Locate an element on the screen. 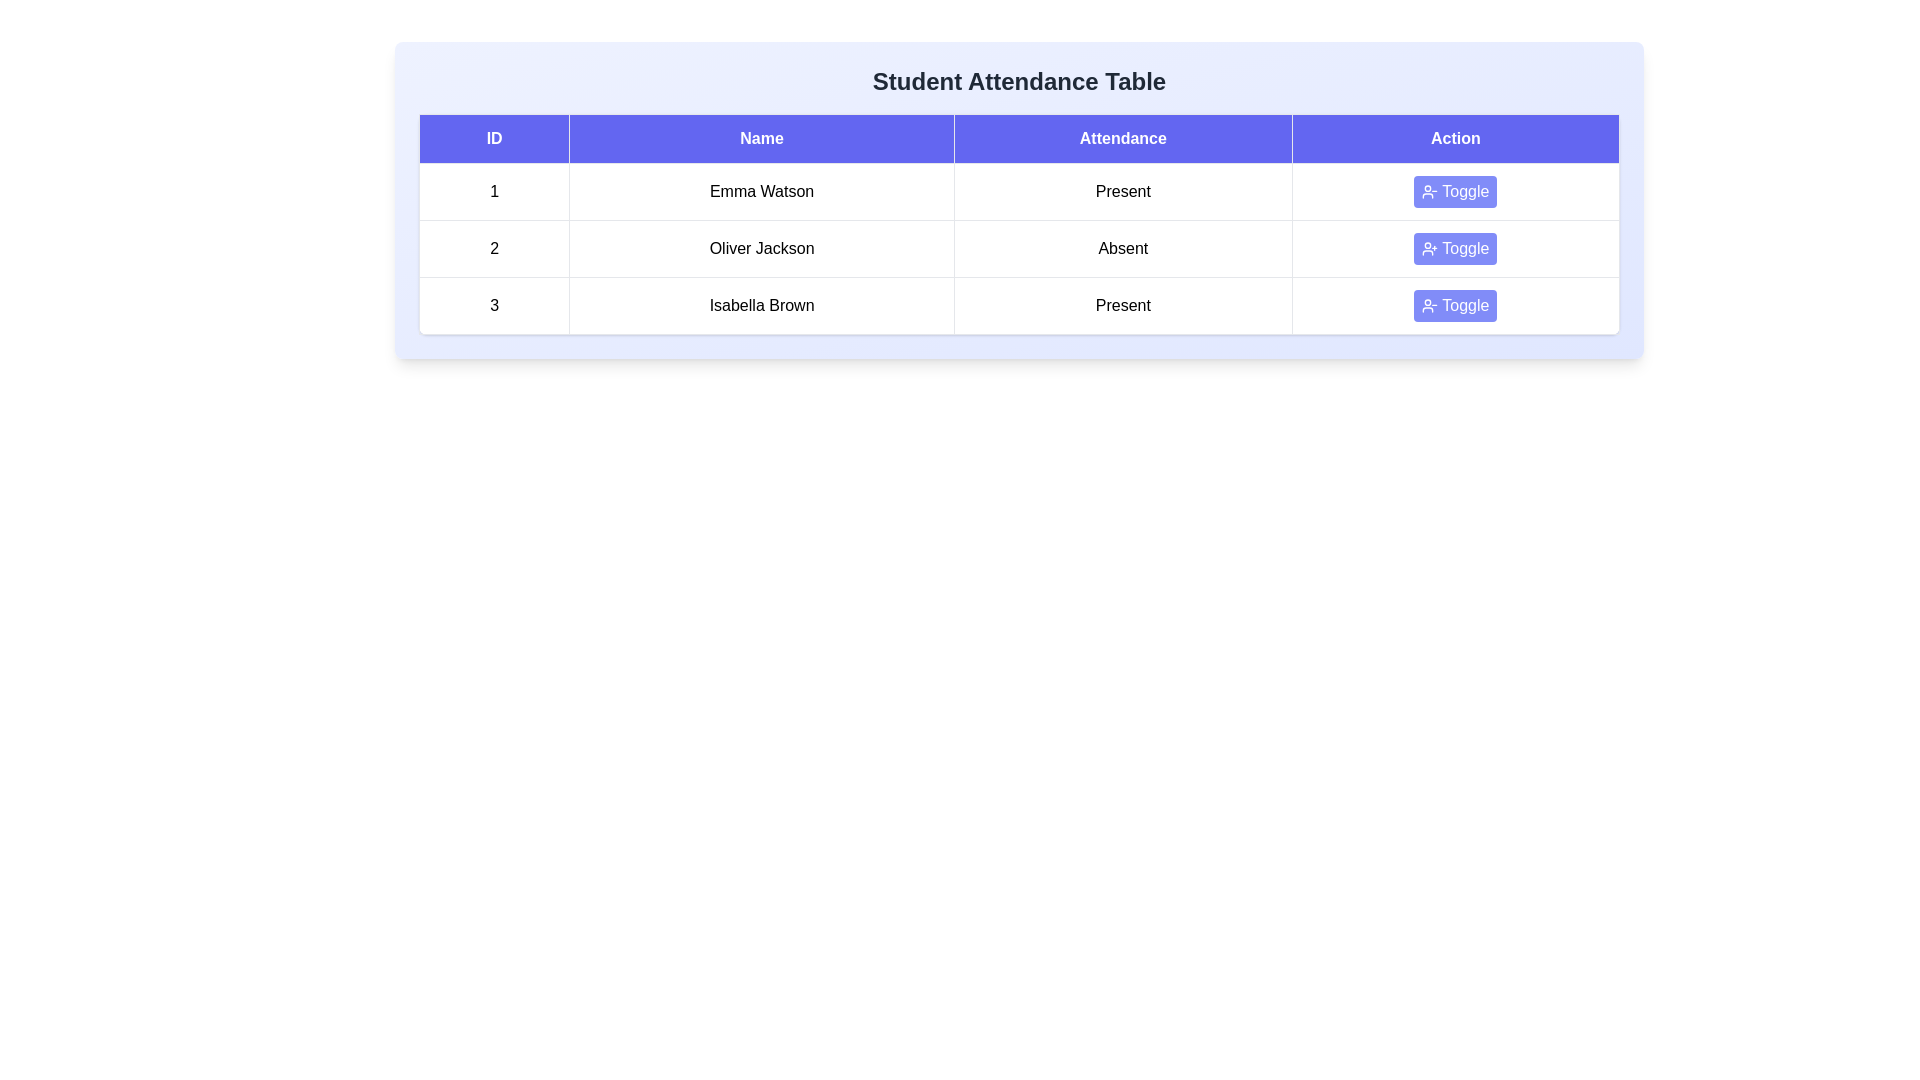 This screenshot has width=1920, height=1080. the Table Header Cell that serves as the header for the 'Name' column, located between the 'ID' and 'Attendance' cells is located at coordinates (761, 137).